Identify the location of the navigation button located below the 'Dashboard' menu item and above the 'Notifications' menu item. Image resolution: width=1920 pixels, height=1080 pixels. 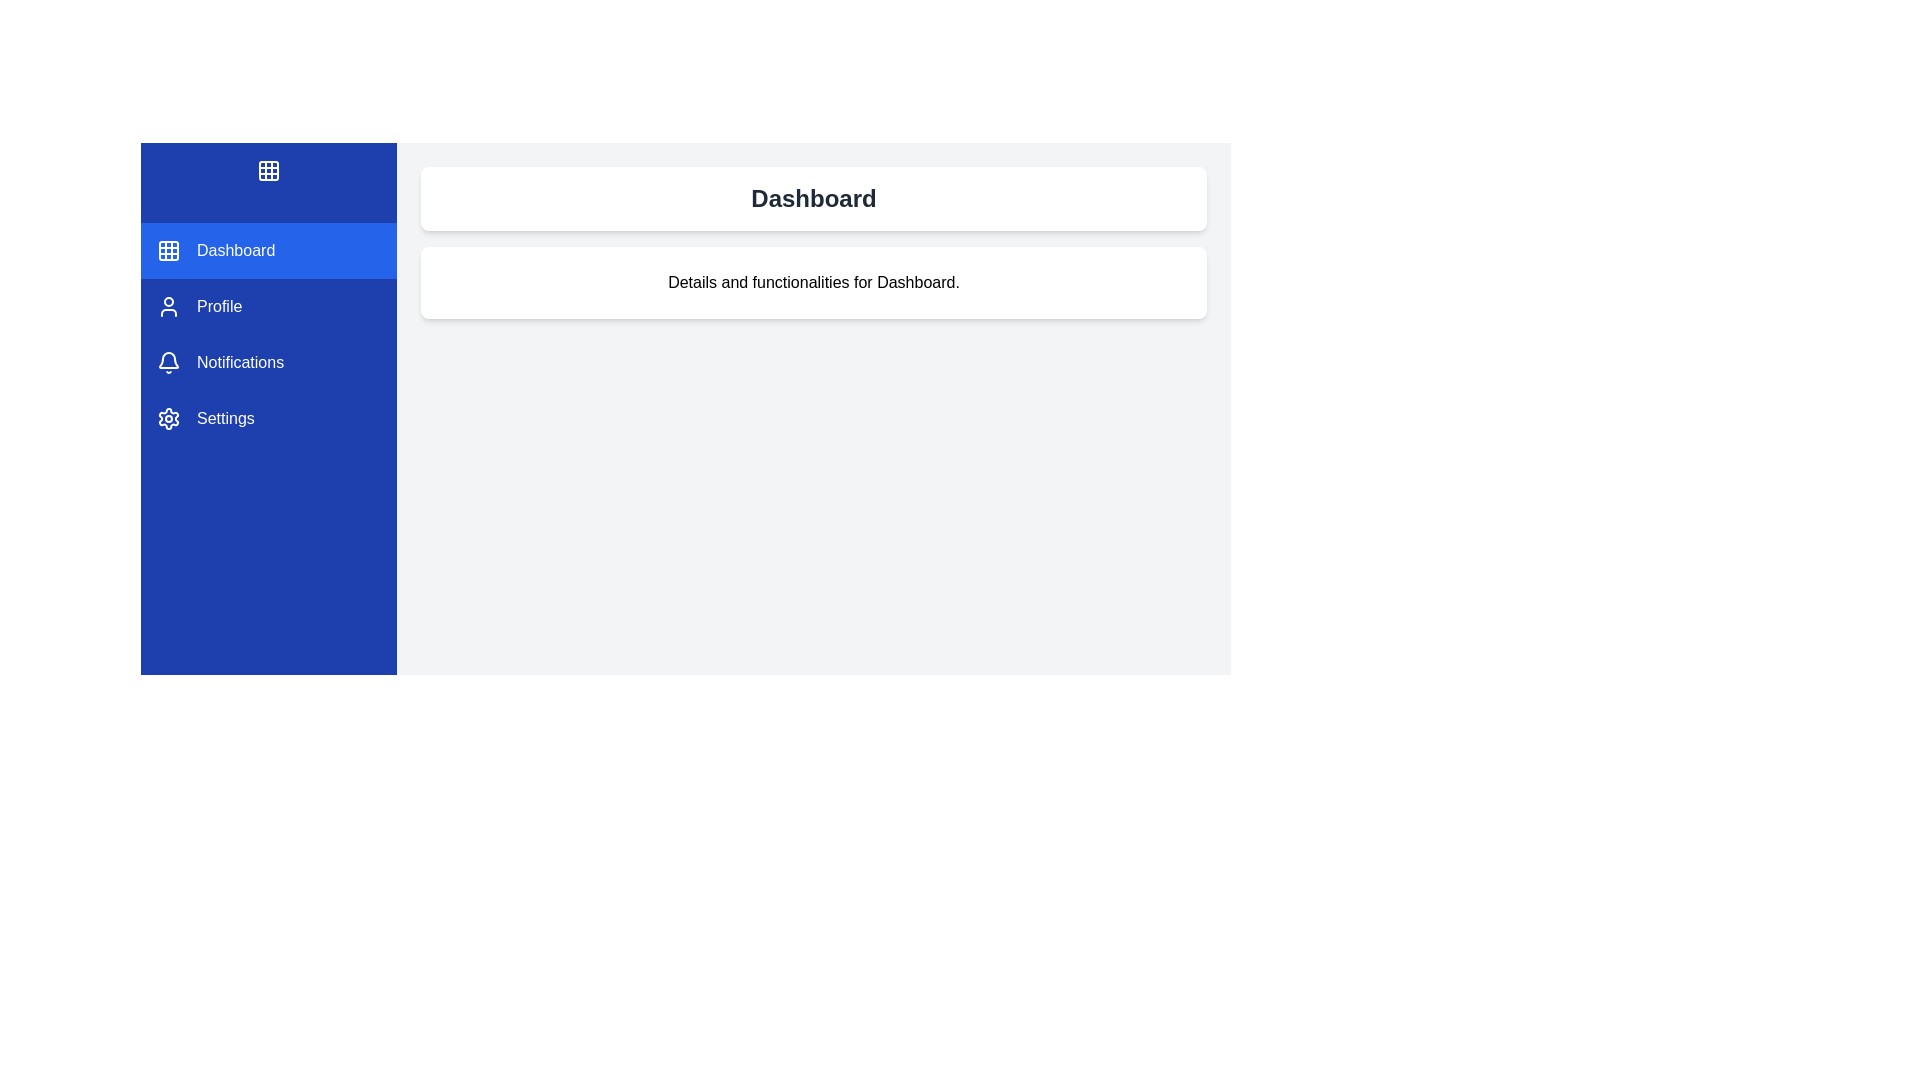
(267, 307).